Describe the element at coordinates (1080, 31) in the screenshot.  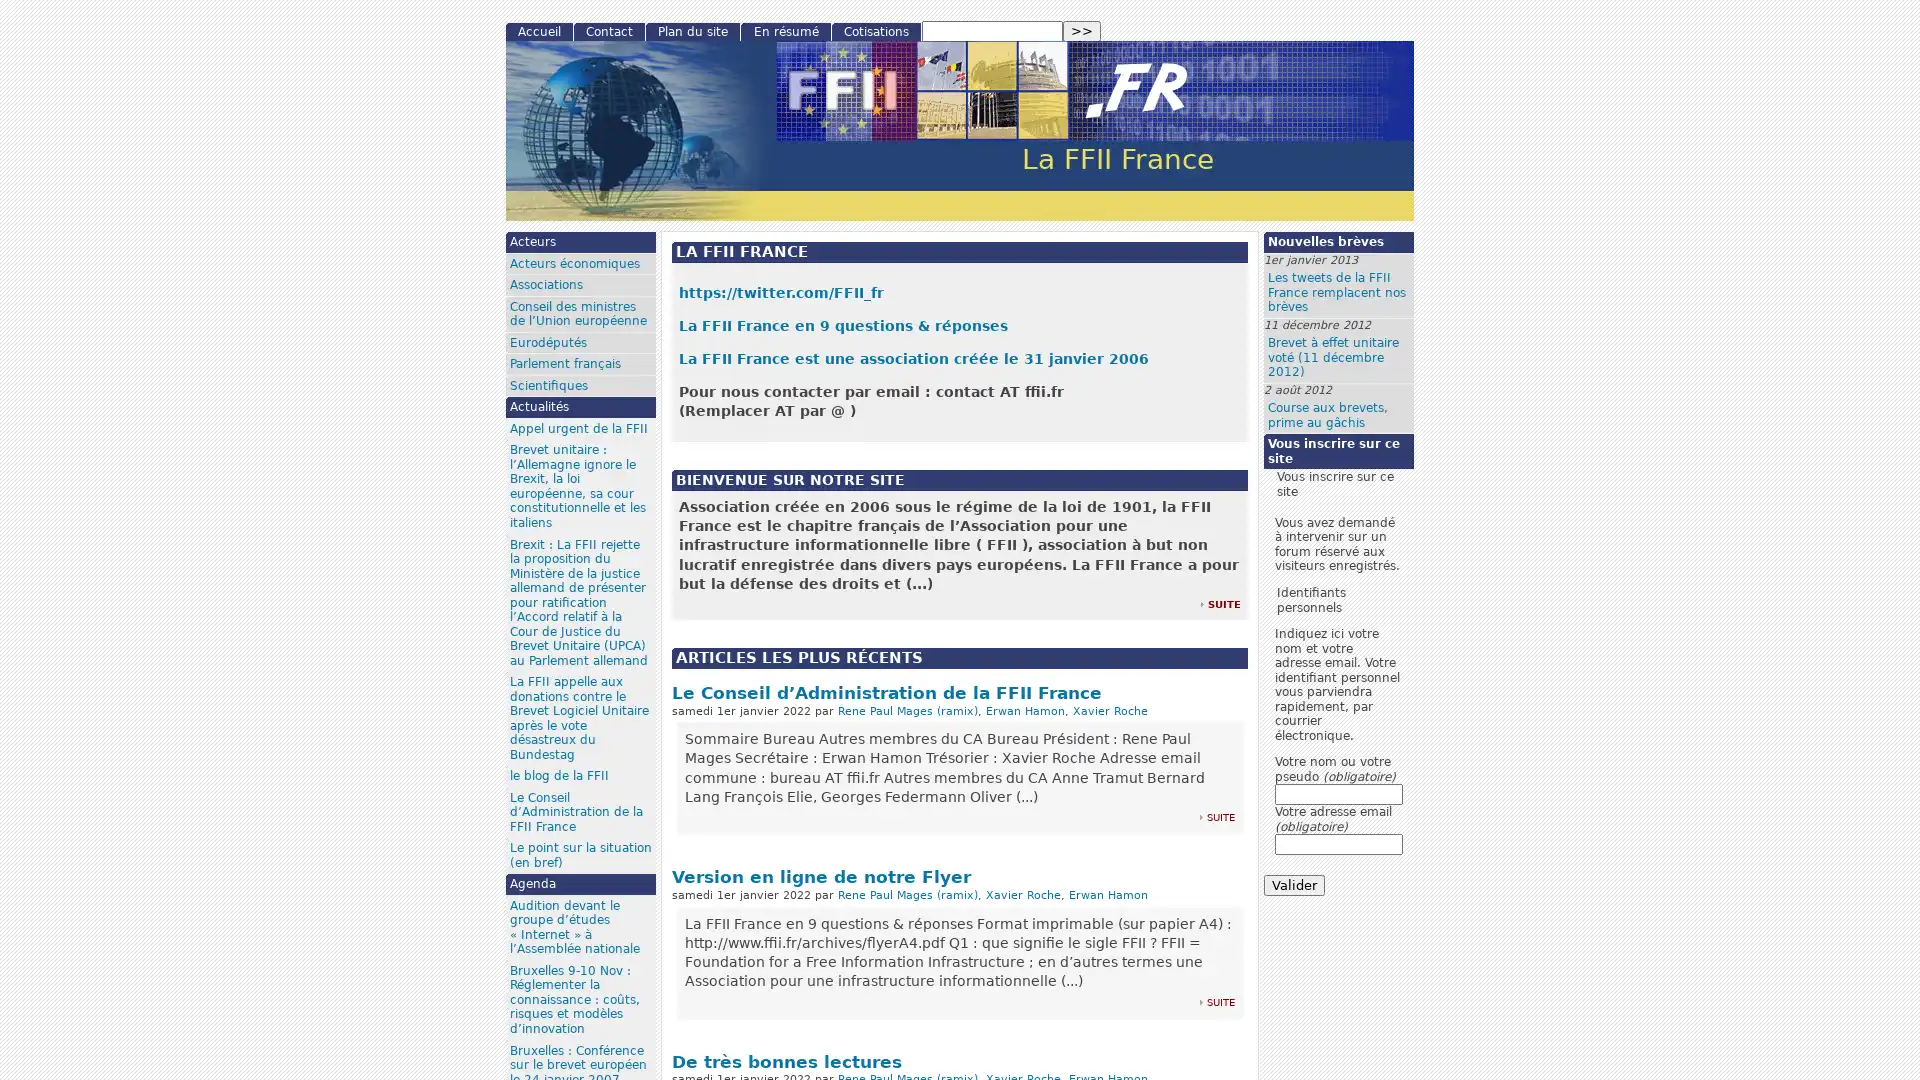
I see `>>` at that location.